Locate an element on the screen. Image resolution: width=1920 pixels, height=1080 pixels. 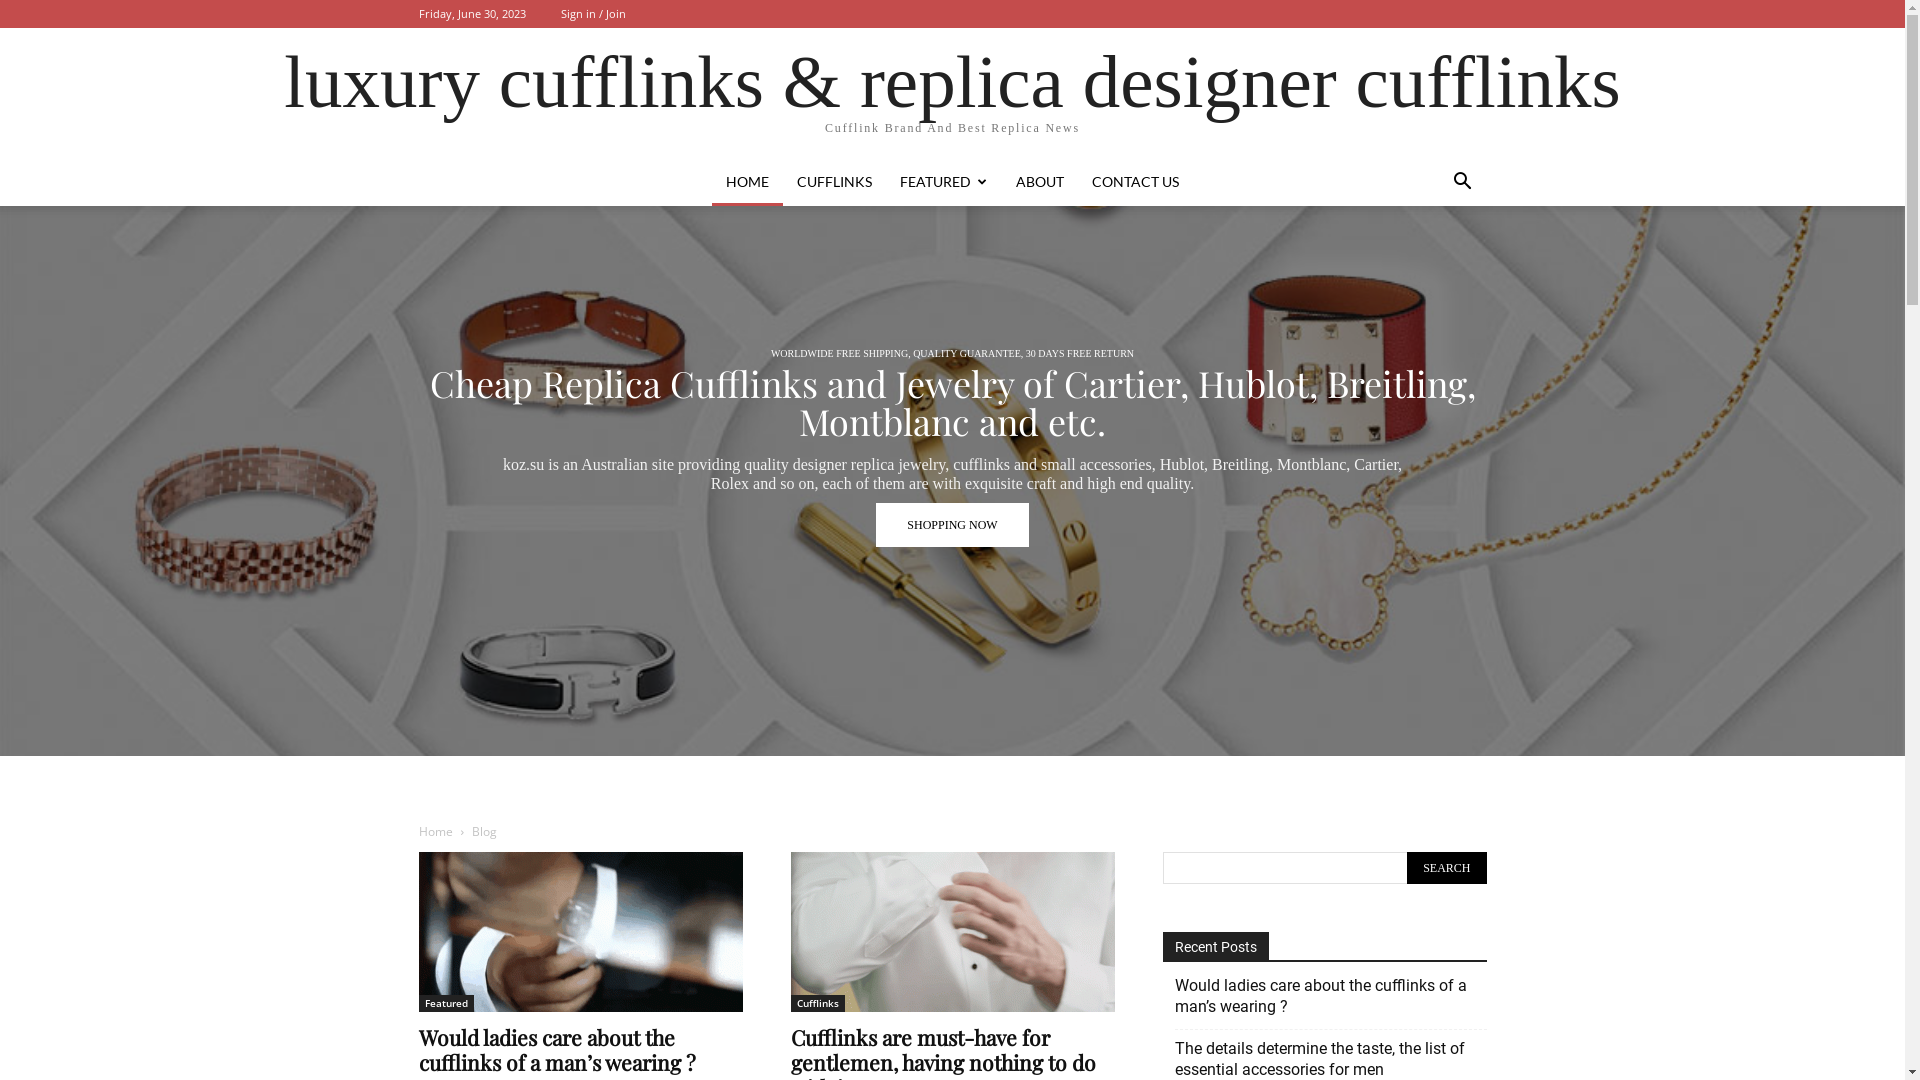
'Featured' is located at coordinates (444, 1003).